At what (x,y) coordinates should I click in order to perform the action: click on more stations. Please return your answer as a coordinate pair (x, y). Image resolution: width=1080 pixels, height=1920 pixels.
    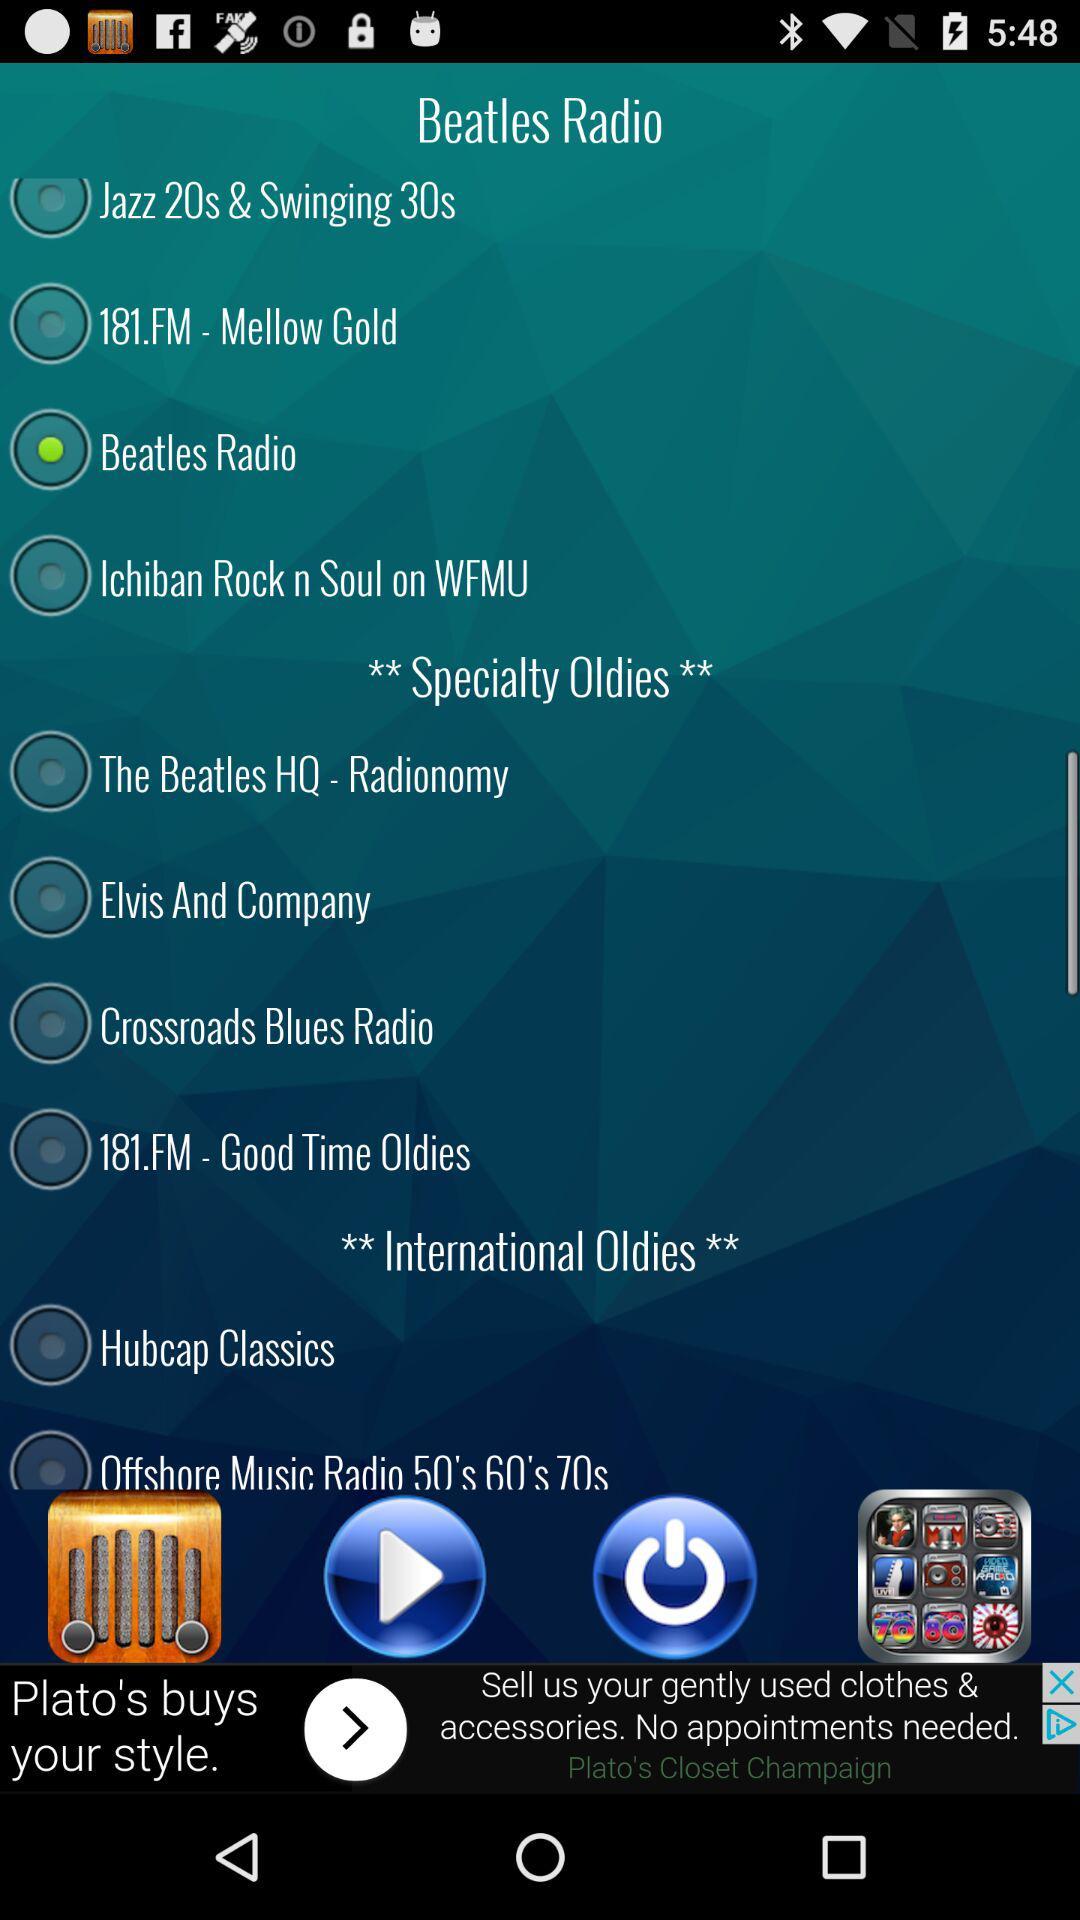
    Looking at the image, I should click on (945, 1575).